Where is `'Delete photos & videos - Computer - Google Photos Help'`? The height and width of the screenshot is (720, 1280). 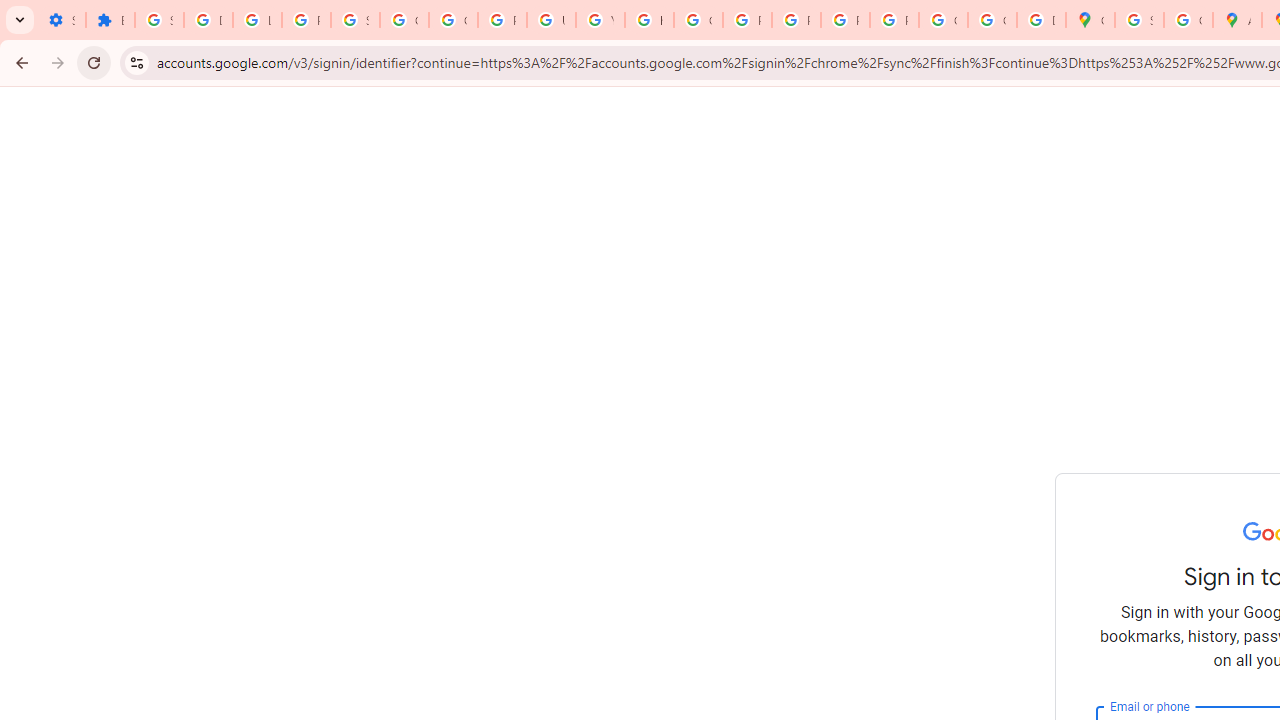 'Delete photos & videos - Computer - Google Photos Help' is located at coordinates (208, 20).